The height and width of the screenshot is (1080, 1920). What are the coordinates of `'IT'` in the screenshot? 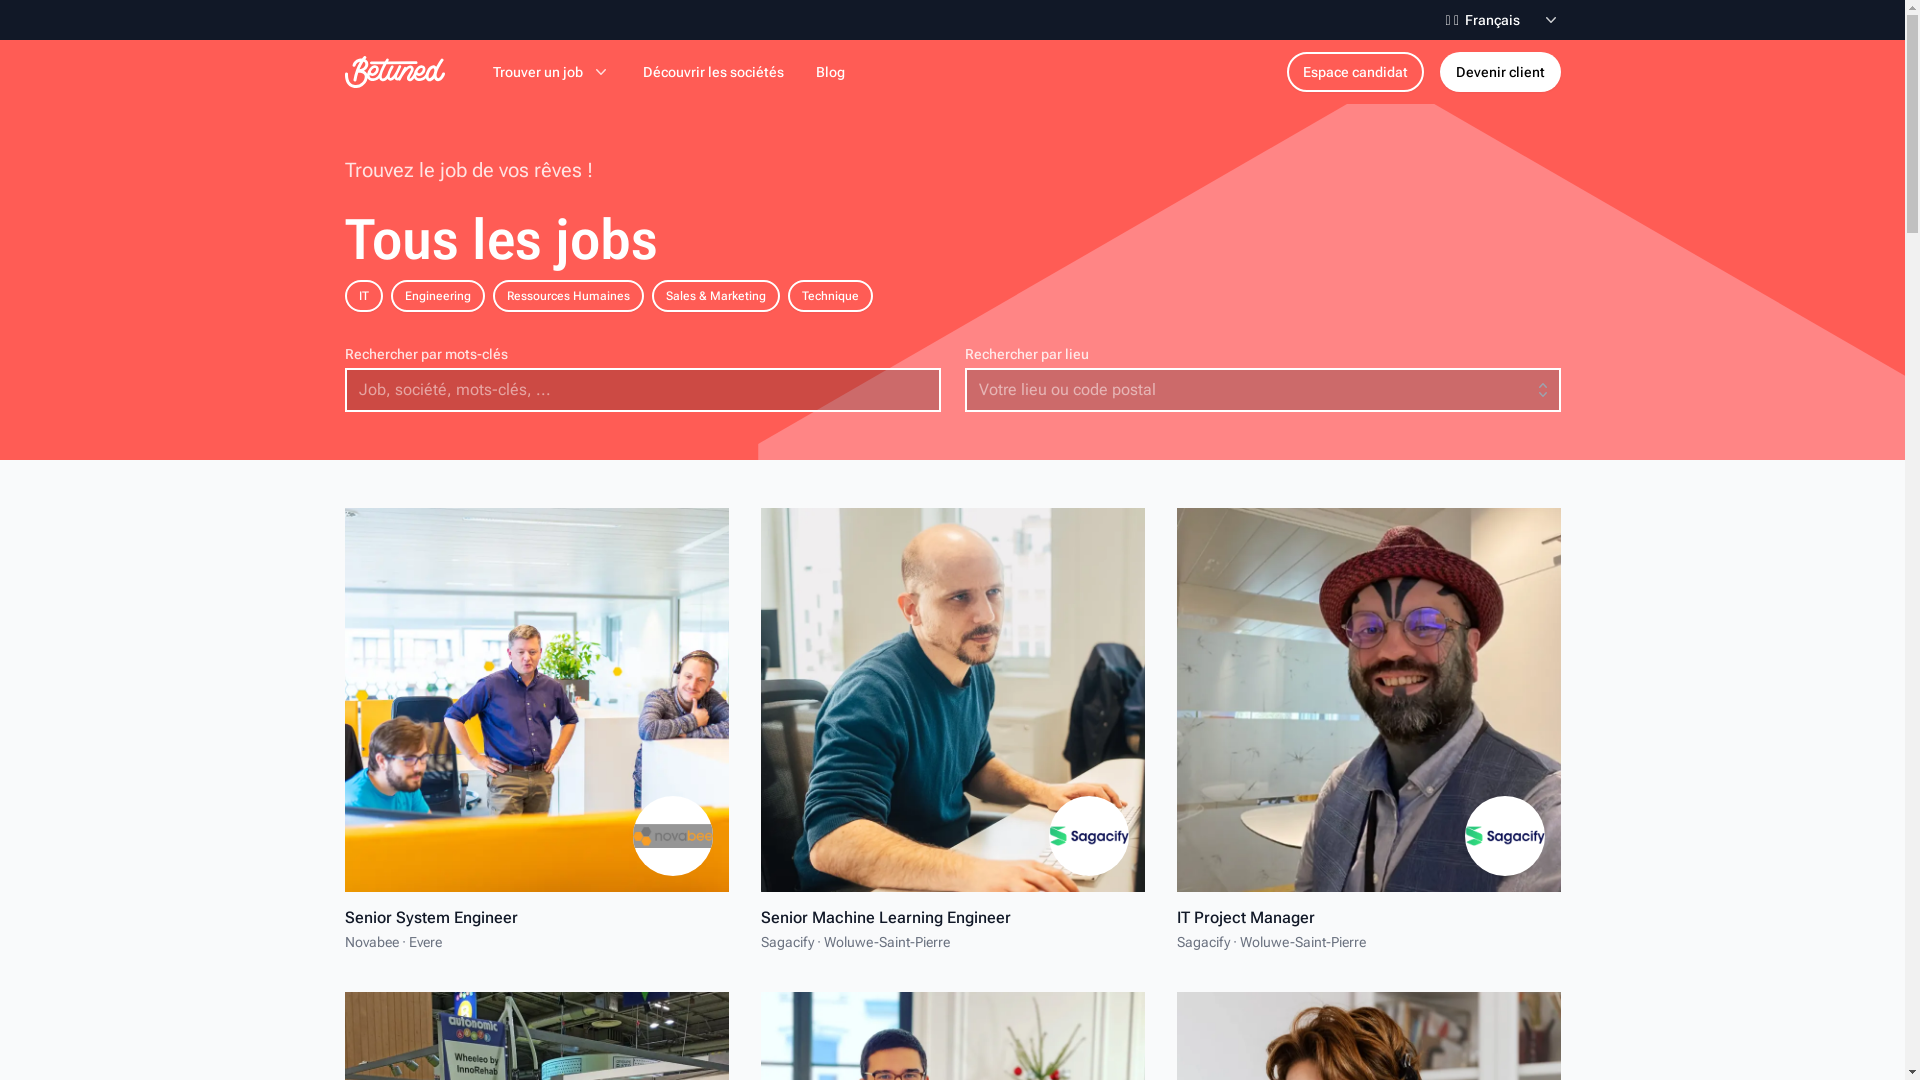 It's located at (363, 296).